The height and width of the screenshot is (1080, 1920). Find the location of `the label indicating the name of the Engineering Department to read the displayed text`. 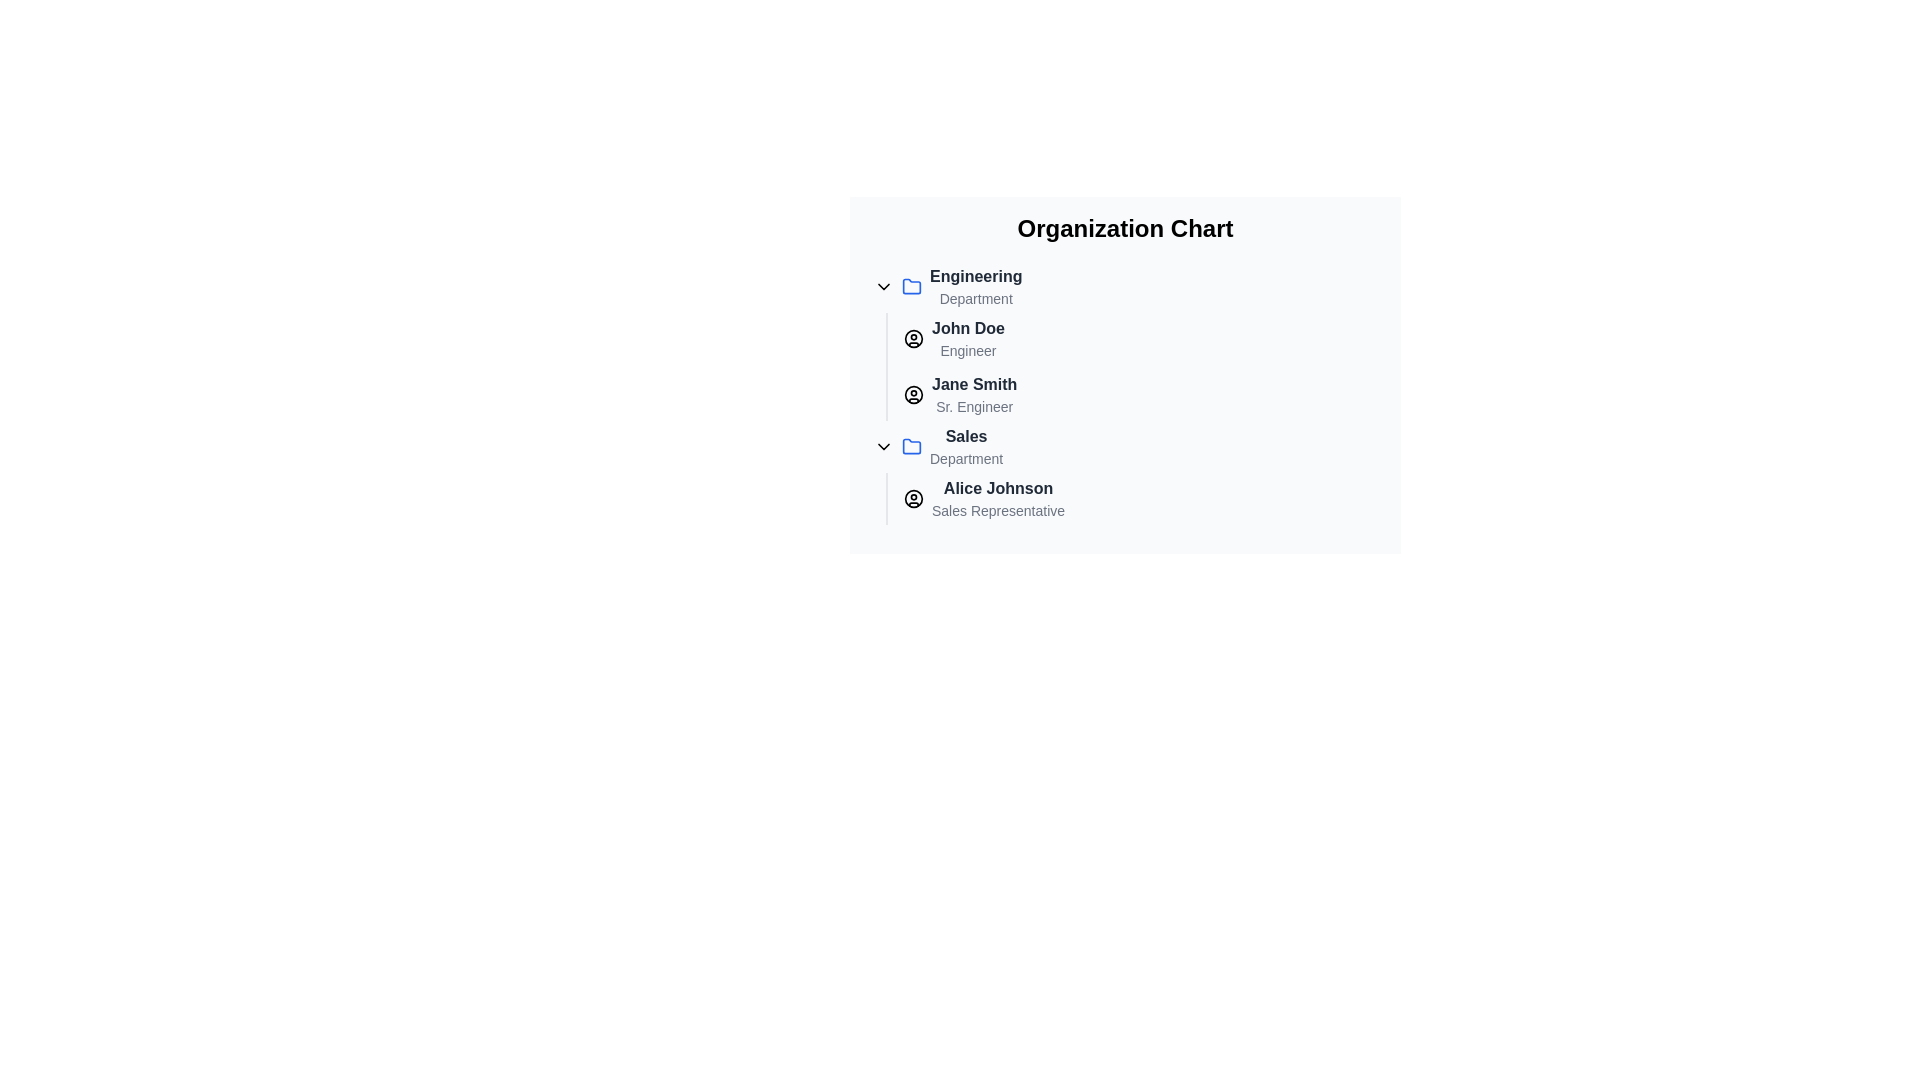

the label indicating the name of the Engineering Department to read the displayed text is located at coordinates (976, 276).